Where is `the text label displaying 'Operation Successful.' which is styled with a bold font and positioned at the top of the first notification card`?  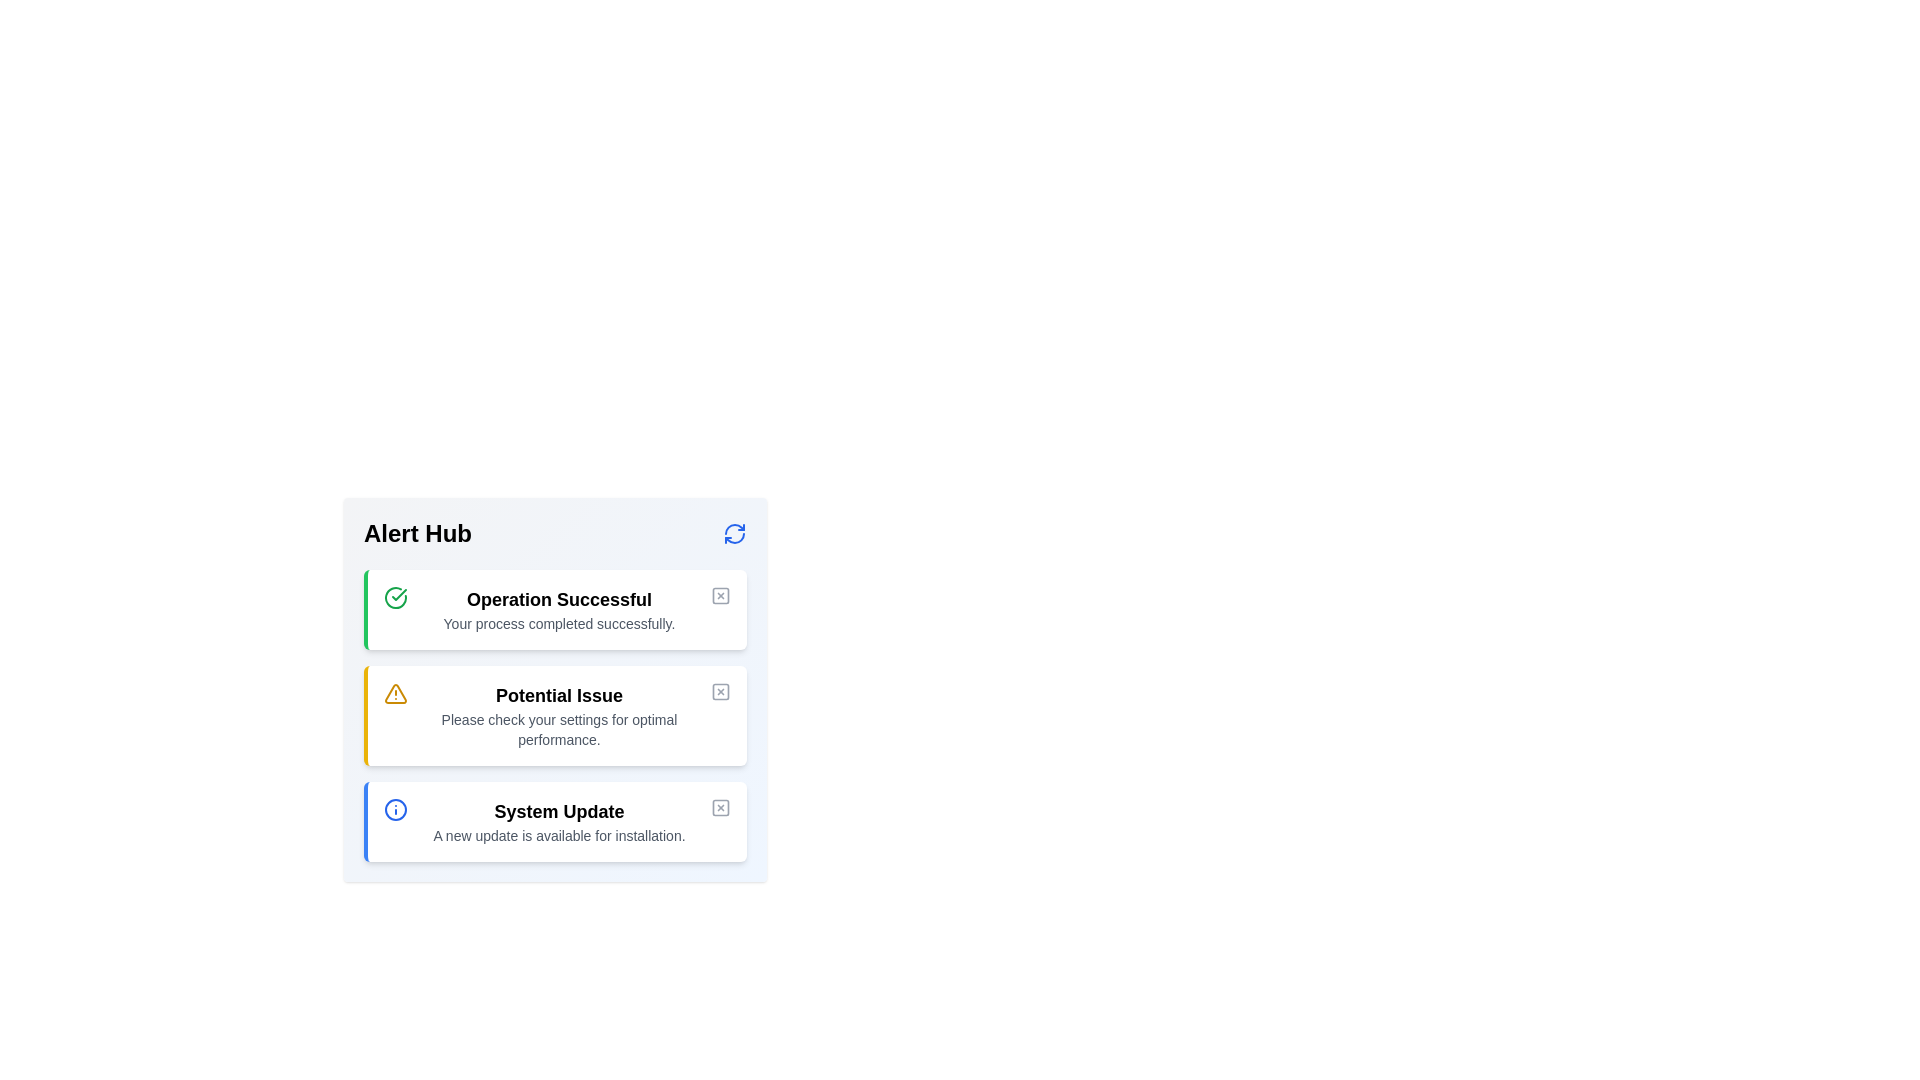 the text label displaying 'Operation Successful.' which is styled with a bold font and positioned at the top of the first notification card is located at coordinates (559, 599).